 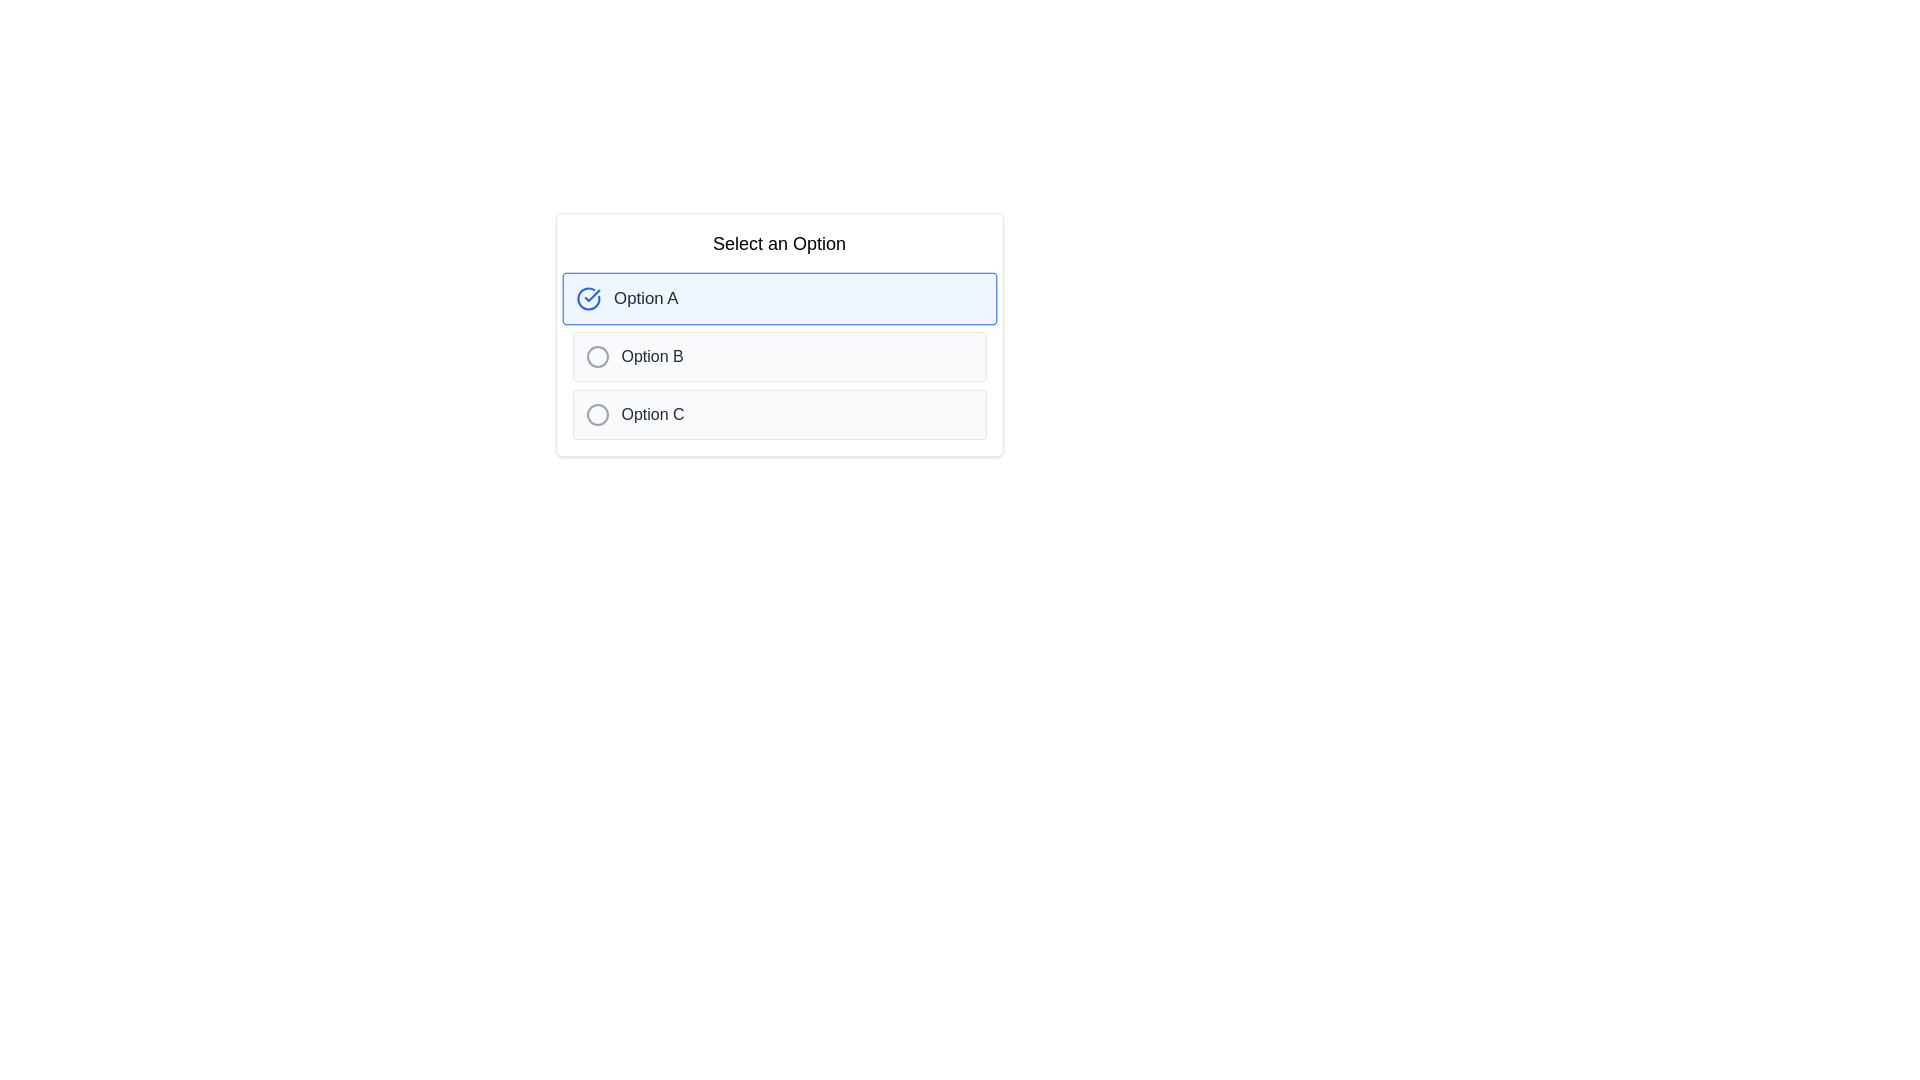 What do you see at coordinates (778, 356) in the screenshot?
I see `the 'Option B' radio button in the vertical list of options for visual feedback` at bounding box center [778, 356].